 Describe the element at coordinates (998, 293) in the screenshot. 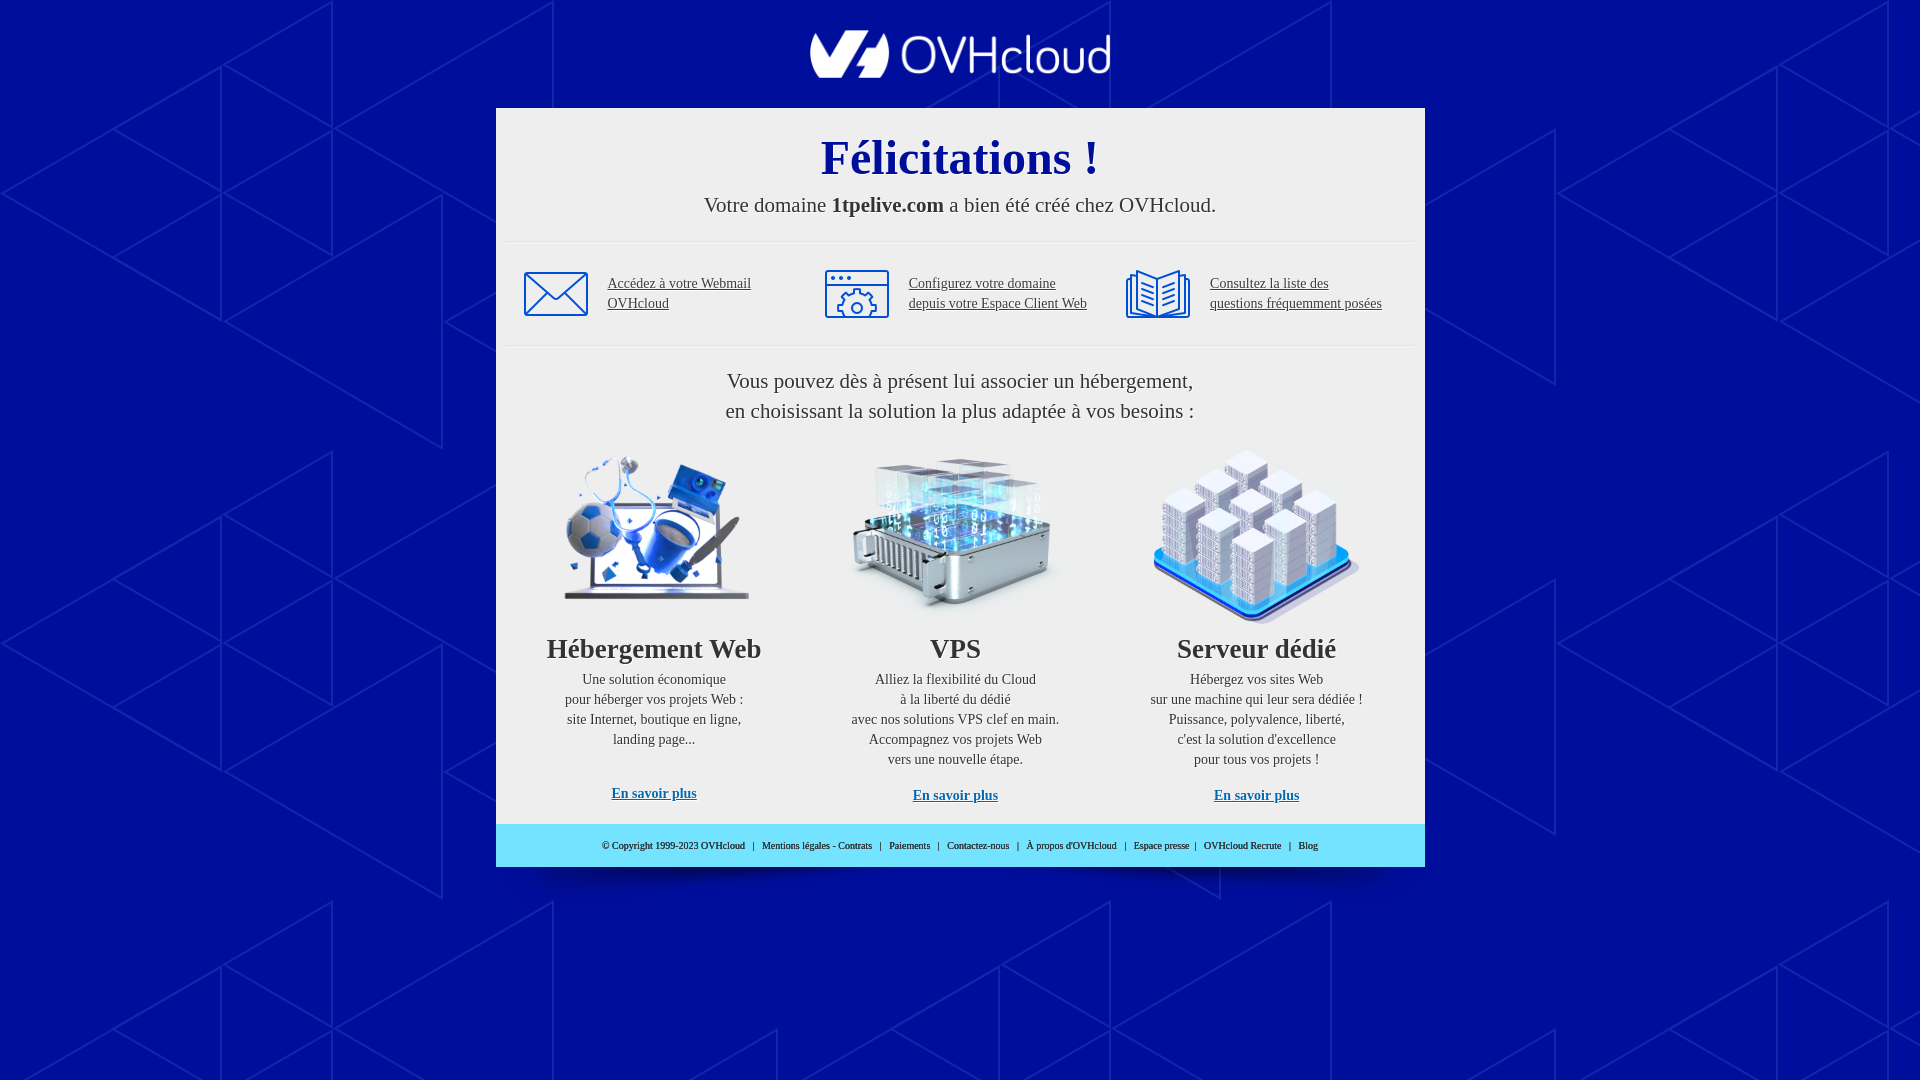

I see `'Configurez votre domaine` at that location.